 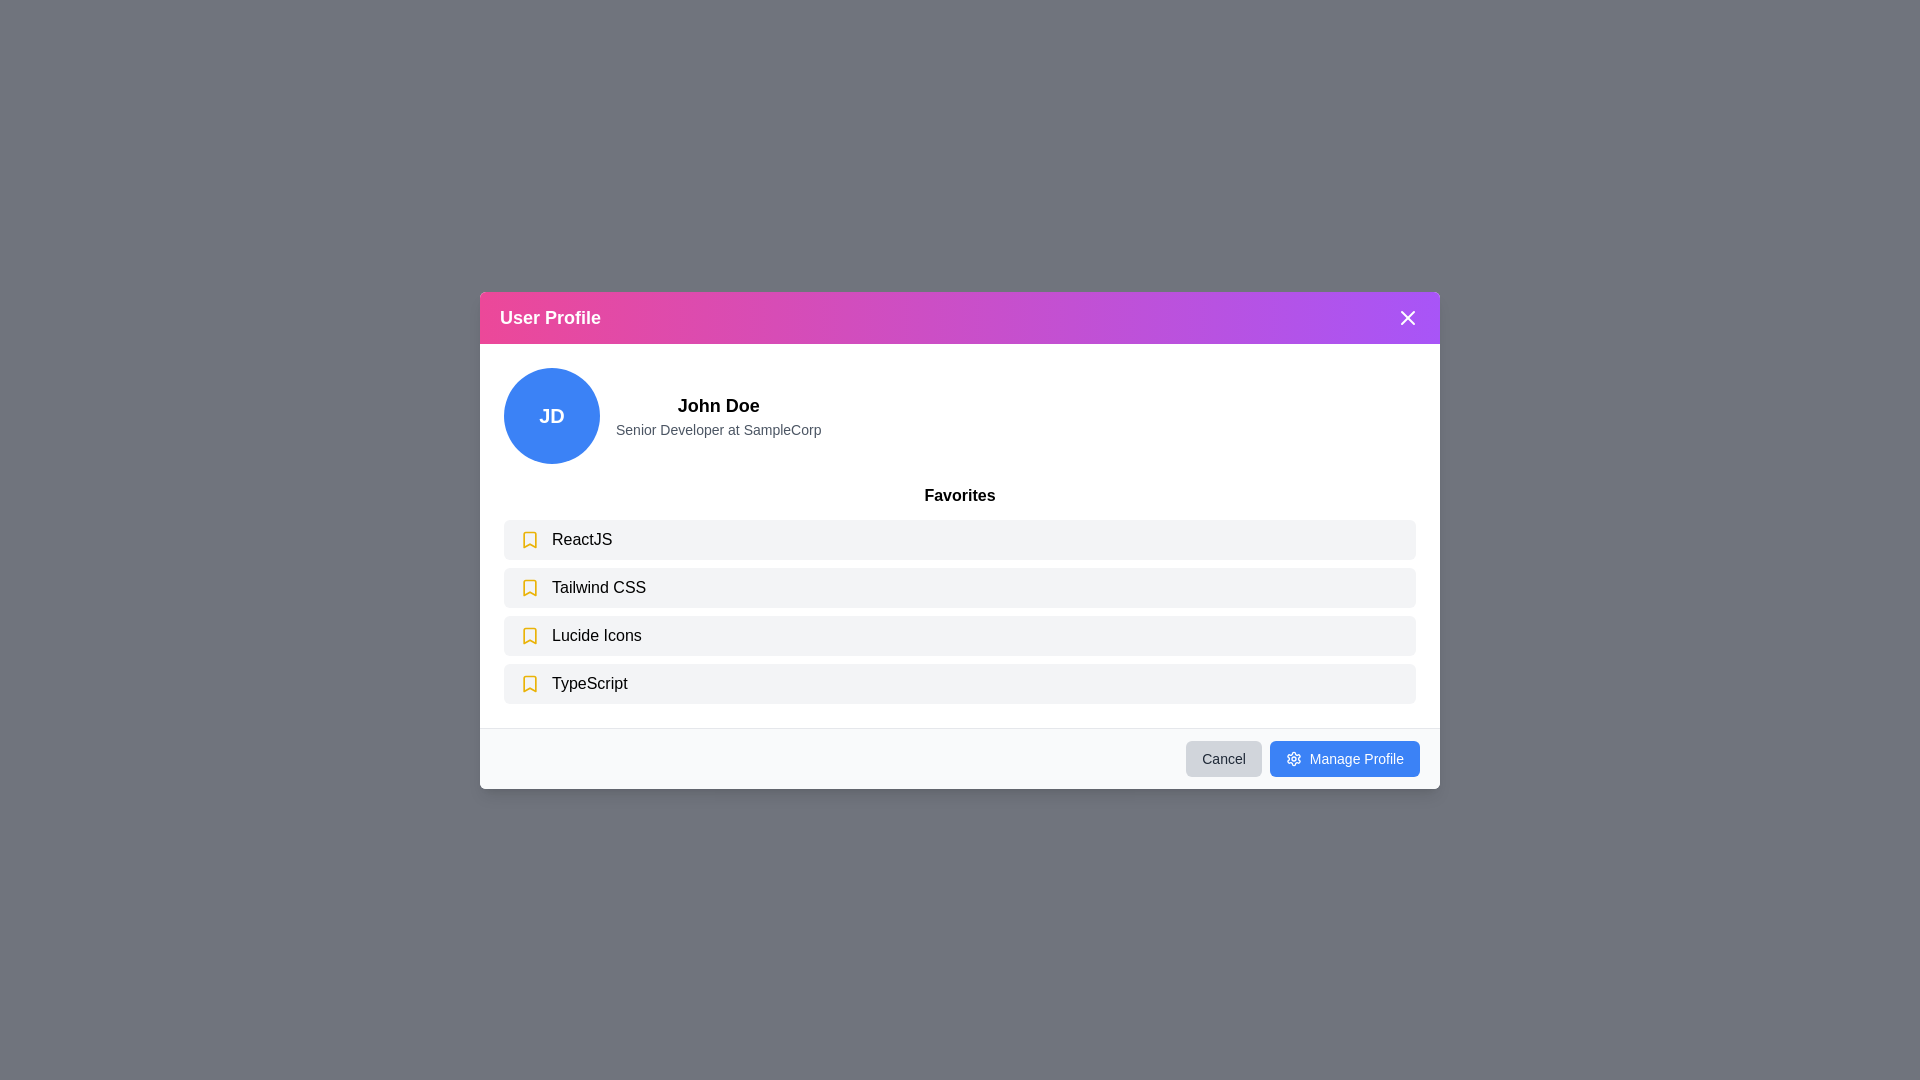 What do you see at coordinates (1406, 316) in the screenshot?
I see `the X-close icon located in the top-right corner of the modal dialog beside the 'User Profile' title bar` at bounding box center [1406, 316].